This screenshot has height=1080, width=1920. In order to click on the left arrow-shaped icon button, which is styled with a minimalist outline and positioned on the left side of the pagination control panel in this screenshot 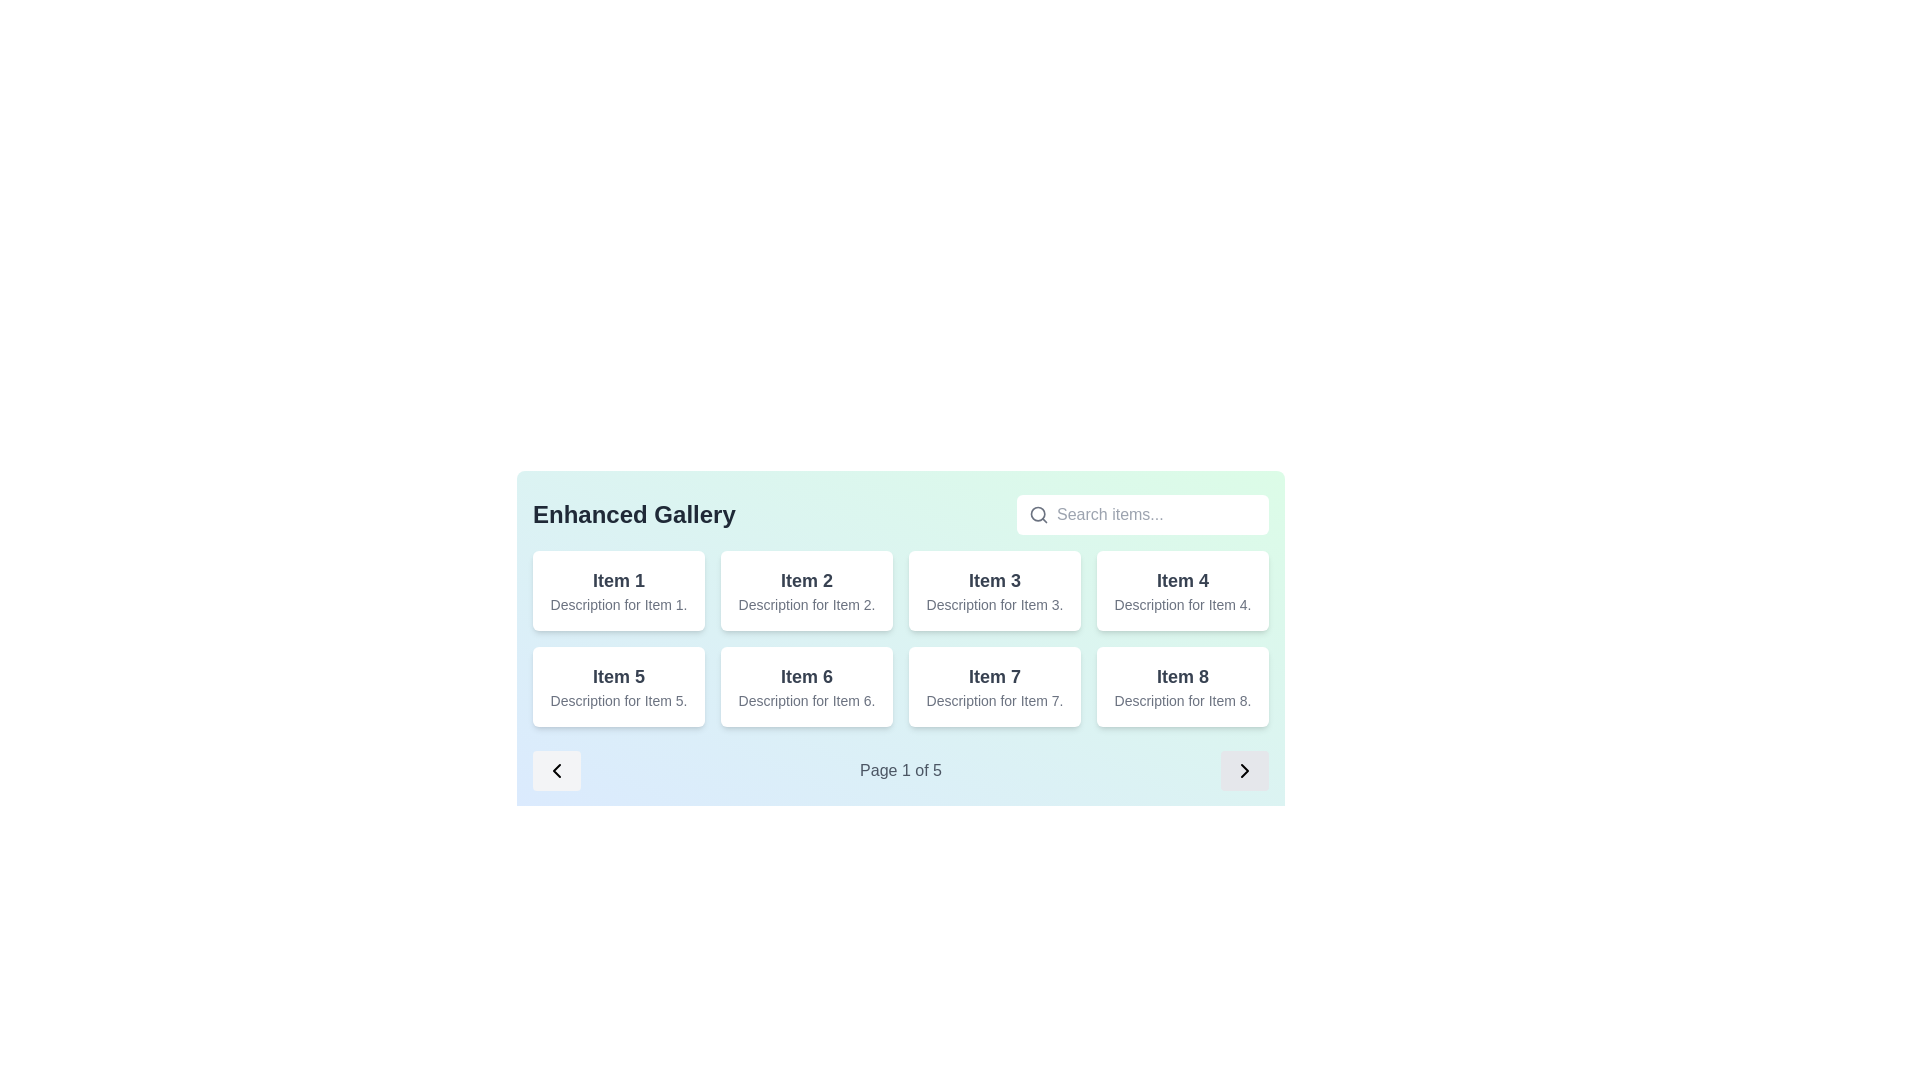, I will do `click(556, 770)`.